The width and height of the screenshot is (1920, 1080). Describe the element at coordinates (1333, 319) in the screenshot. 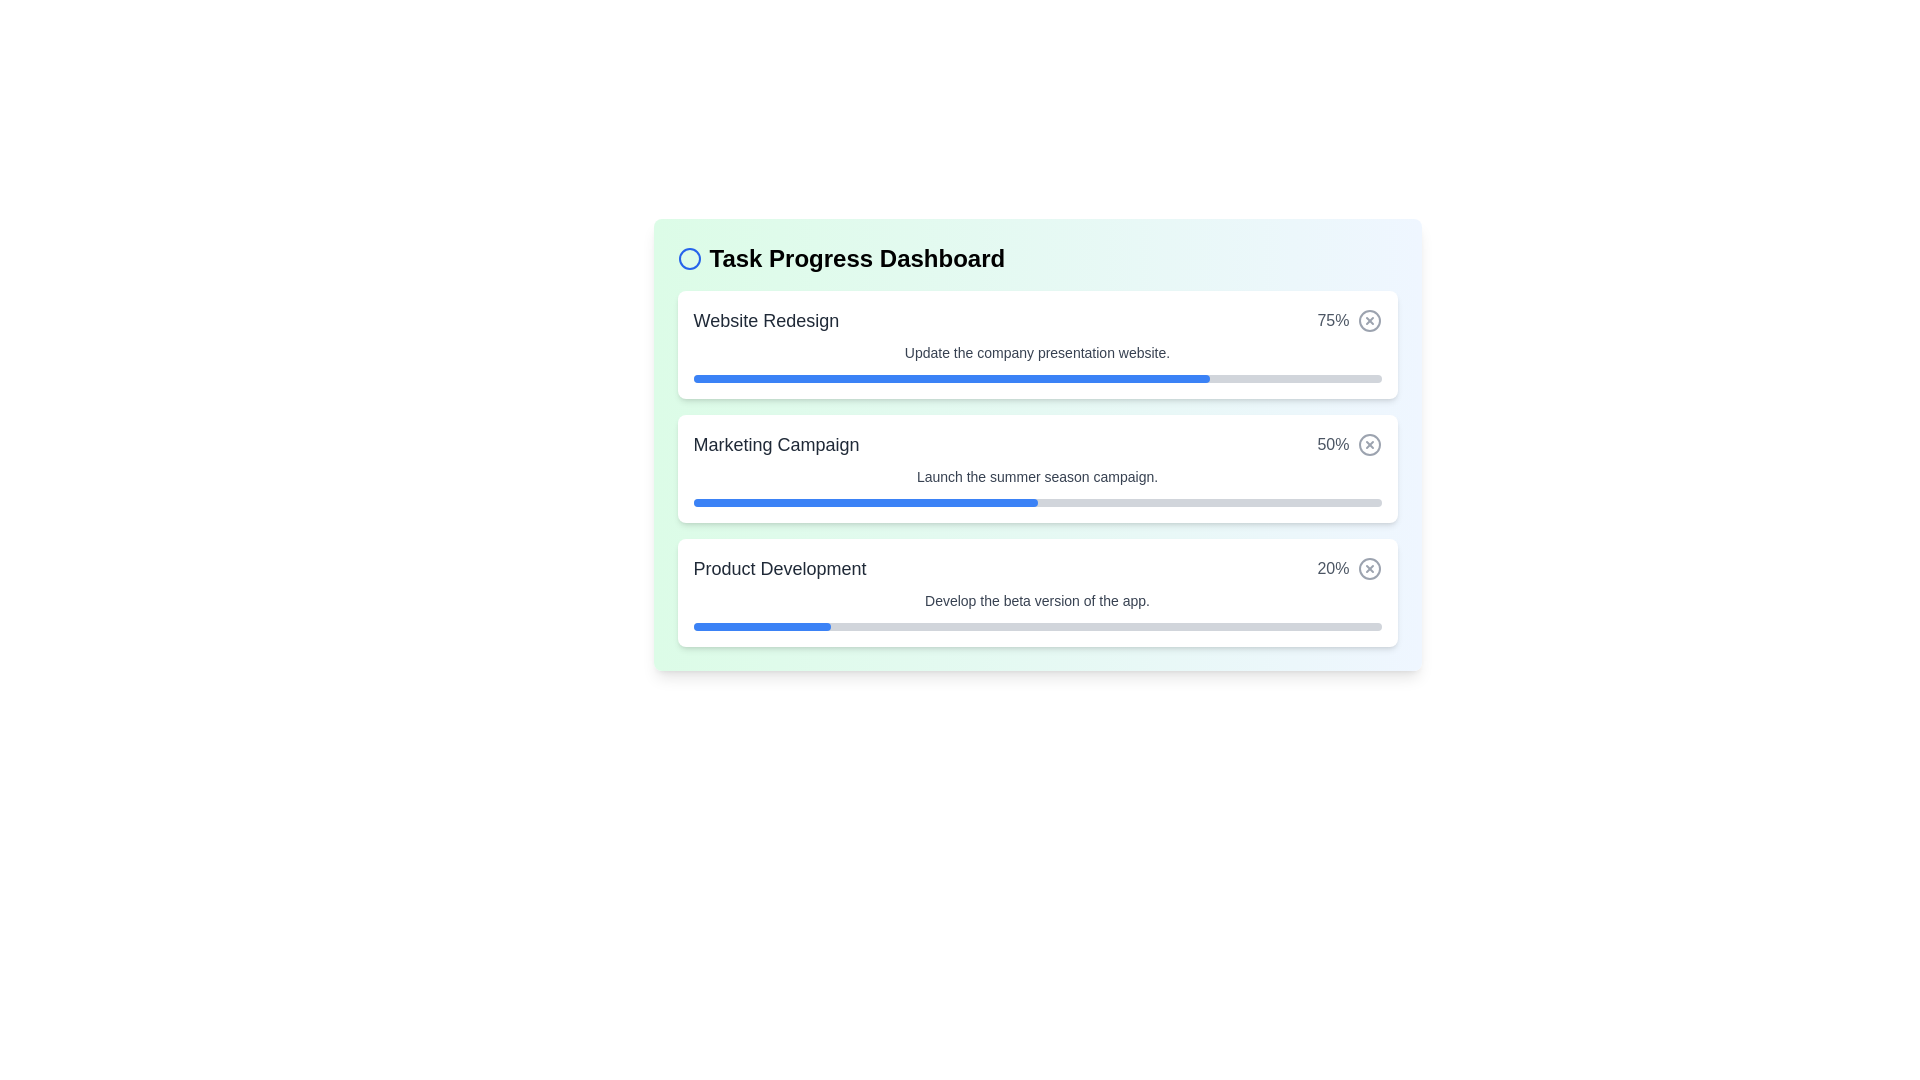

I see `the text displaying '75%' which is styled with a gray font color and is positioned next to a circular 'X' icon in the 'Website Redesign' task block` at that location.